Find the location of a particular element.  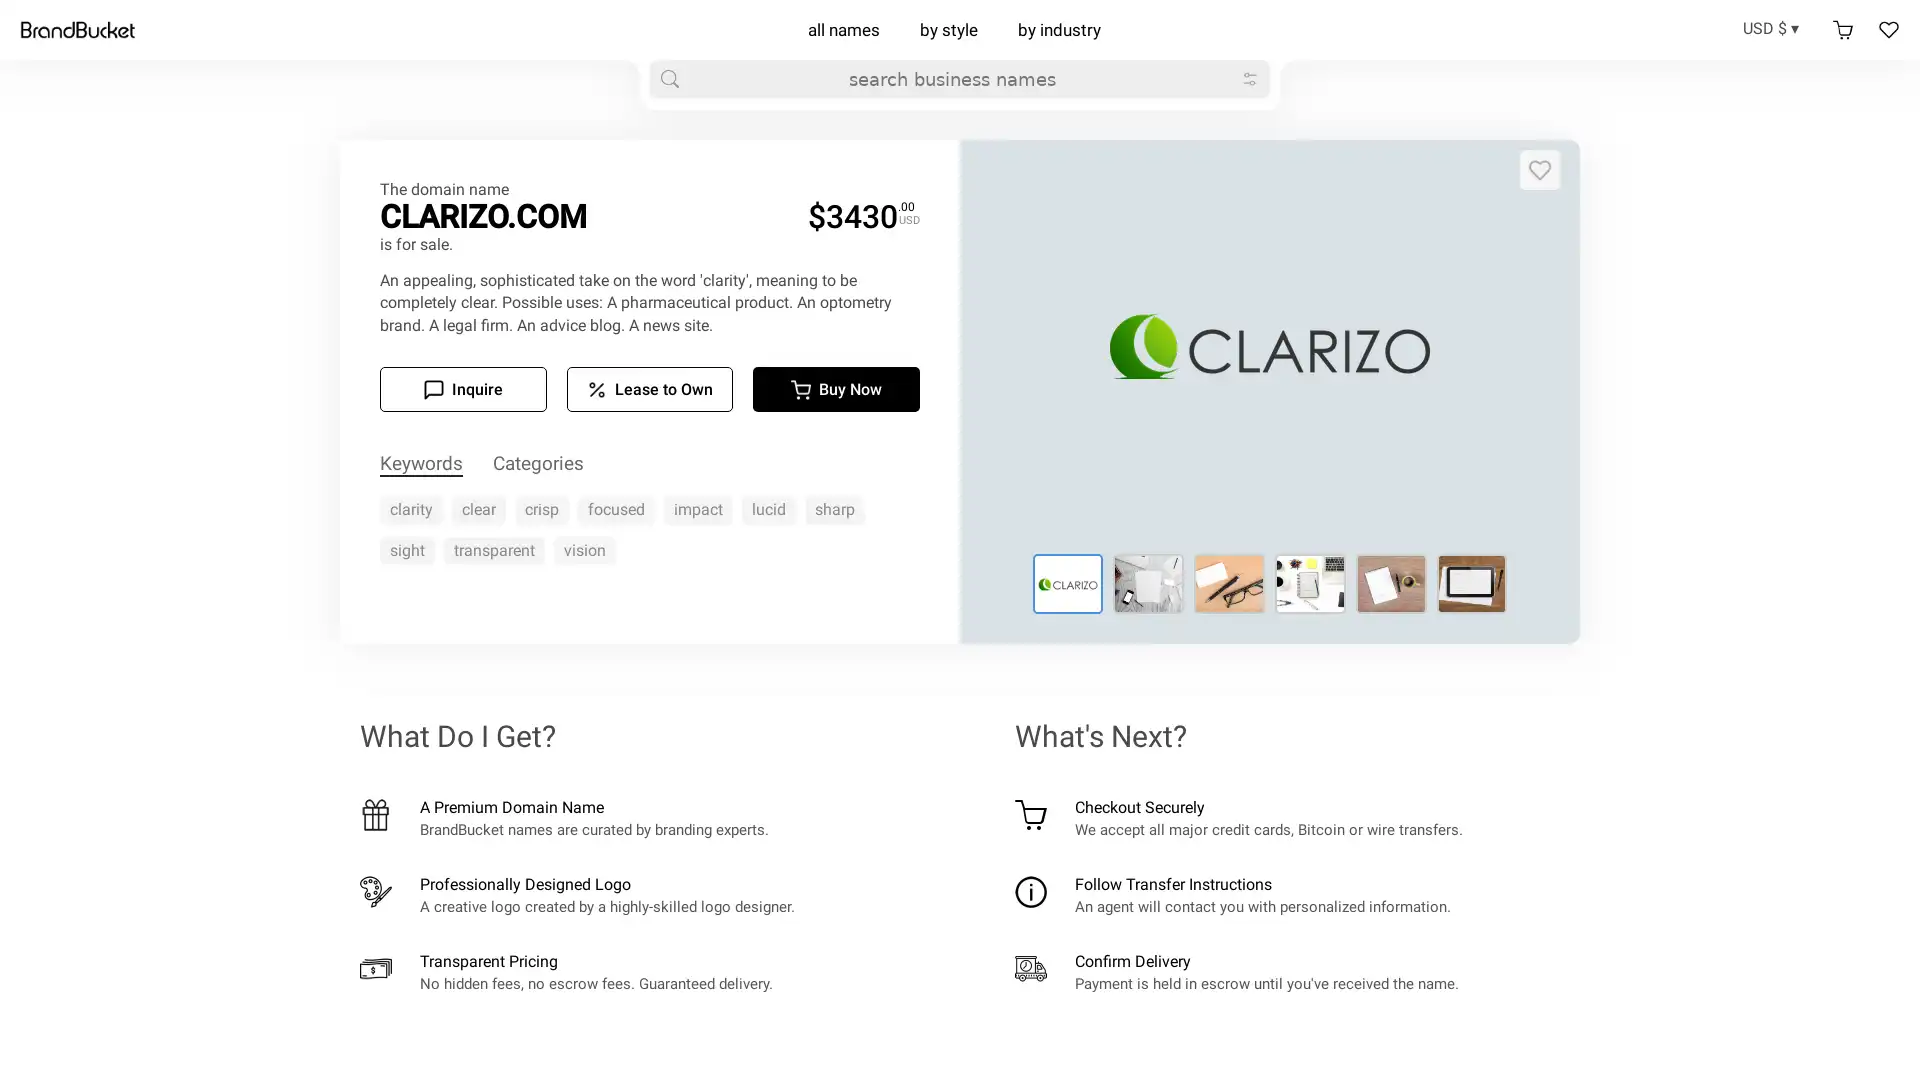

Add to favorites is located at coordinates (1539, 168).